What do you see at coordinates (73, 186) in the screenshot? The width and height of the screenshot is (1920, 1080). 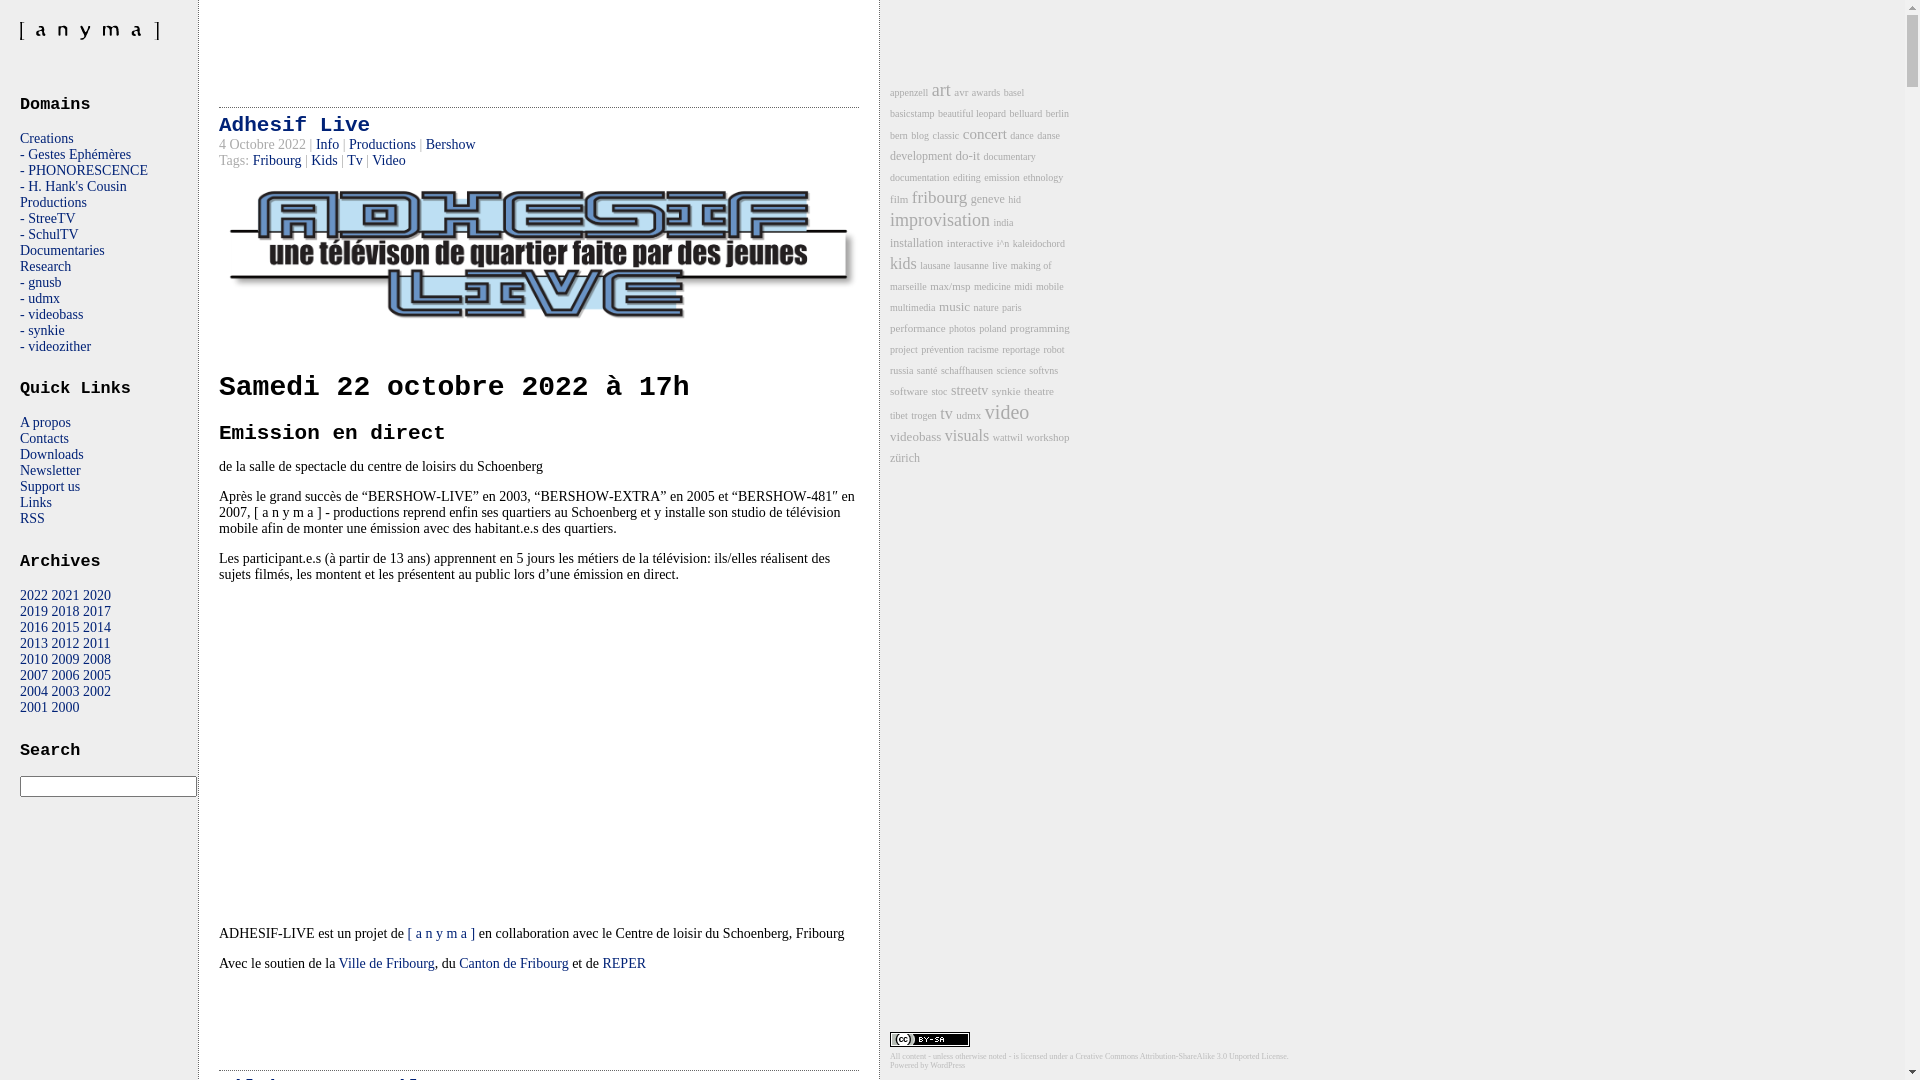 I see `'- H. Hank's Cousin'` at bounding box center [73, 186].